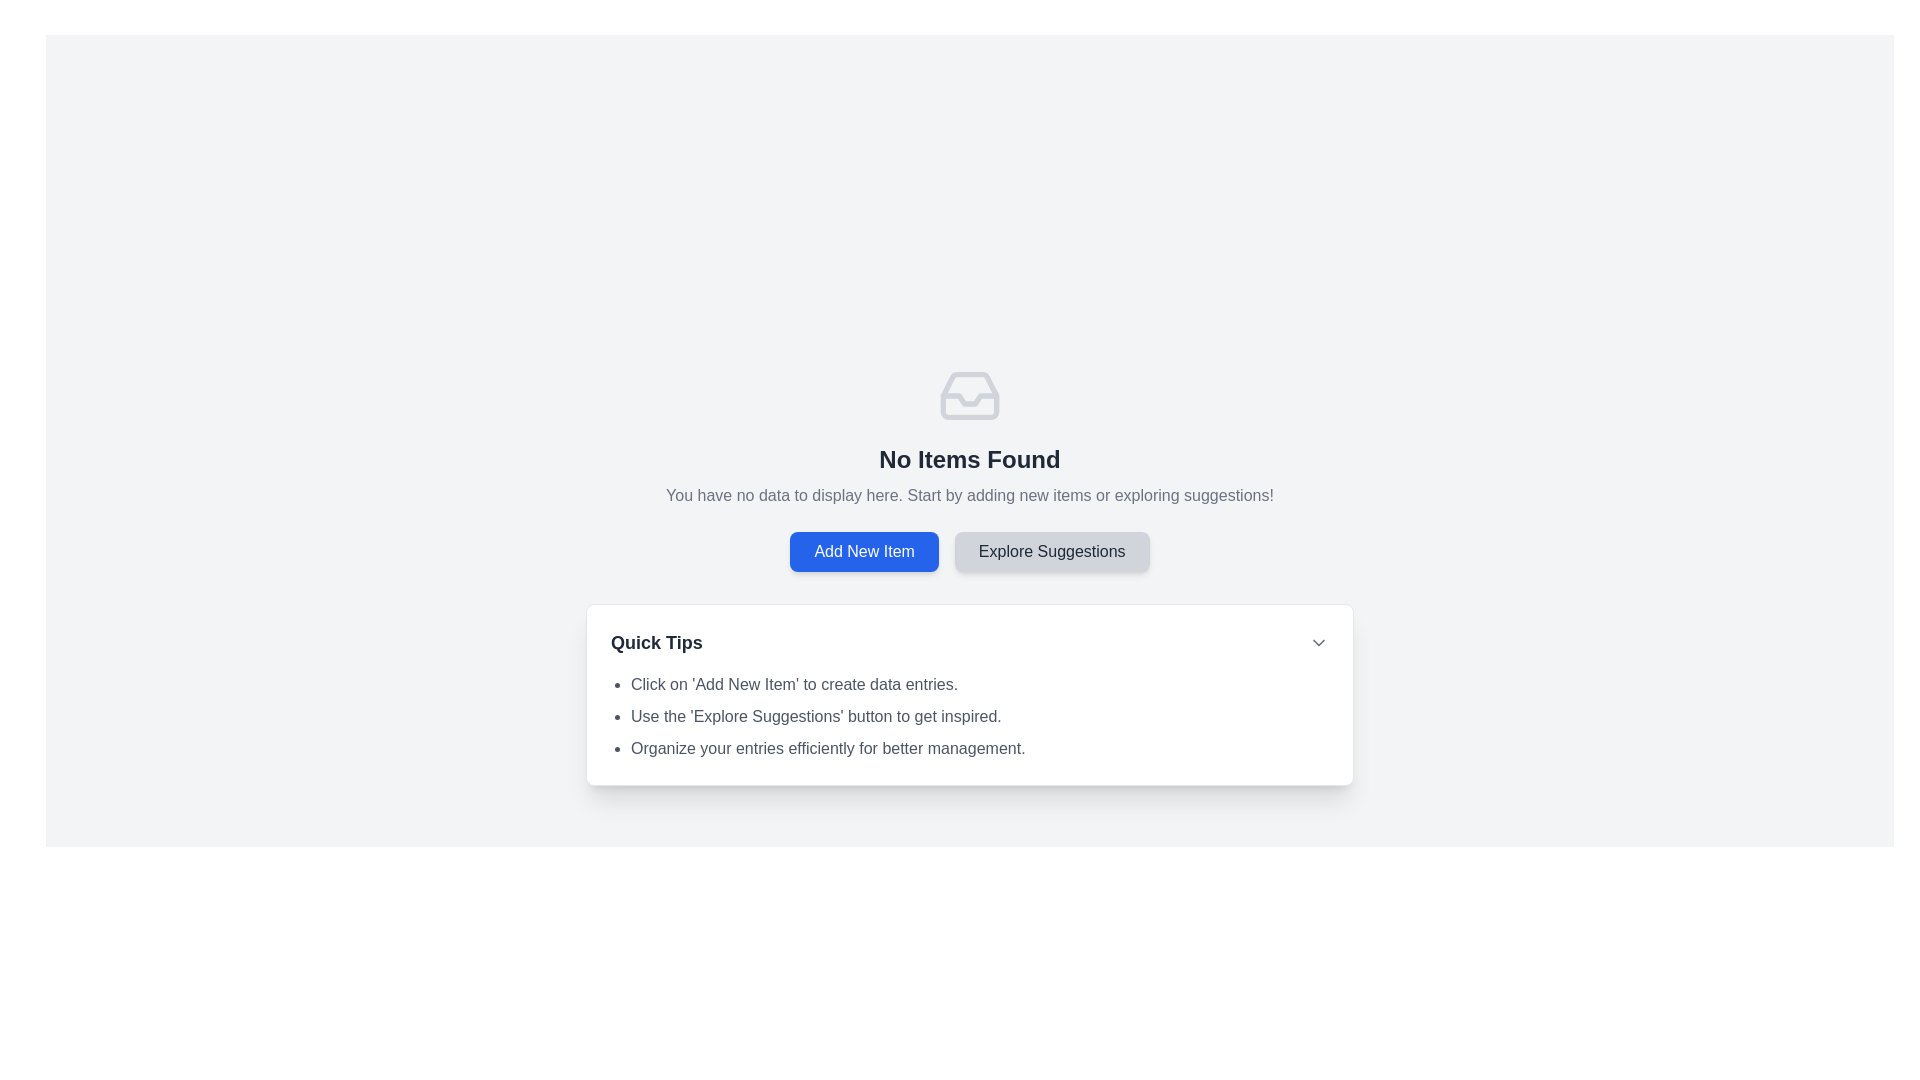 This screenshot has width=1920, height=1080. What do you see at coordinates (979, 684) in the screenshot?
I see `the textual guidance in the first bullet point of the 'Quick Tips' section to understand the instructions for using the 'Add New Item' button` at bounding box center [979, 684].